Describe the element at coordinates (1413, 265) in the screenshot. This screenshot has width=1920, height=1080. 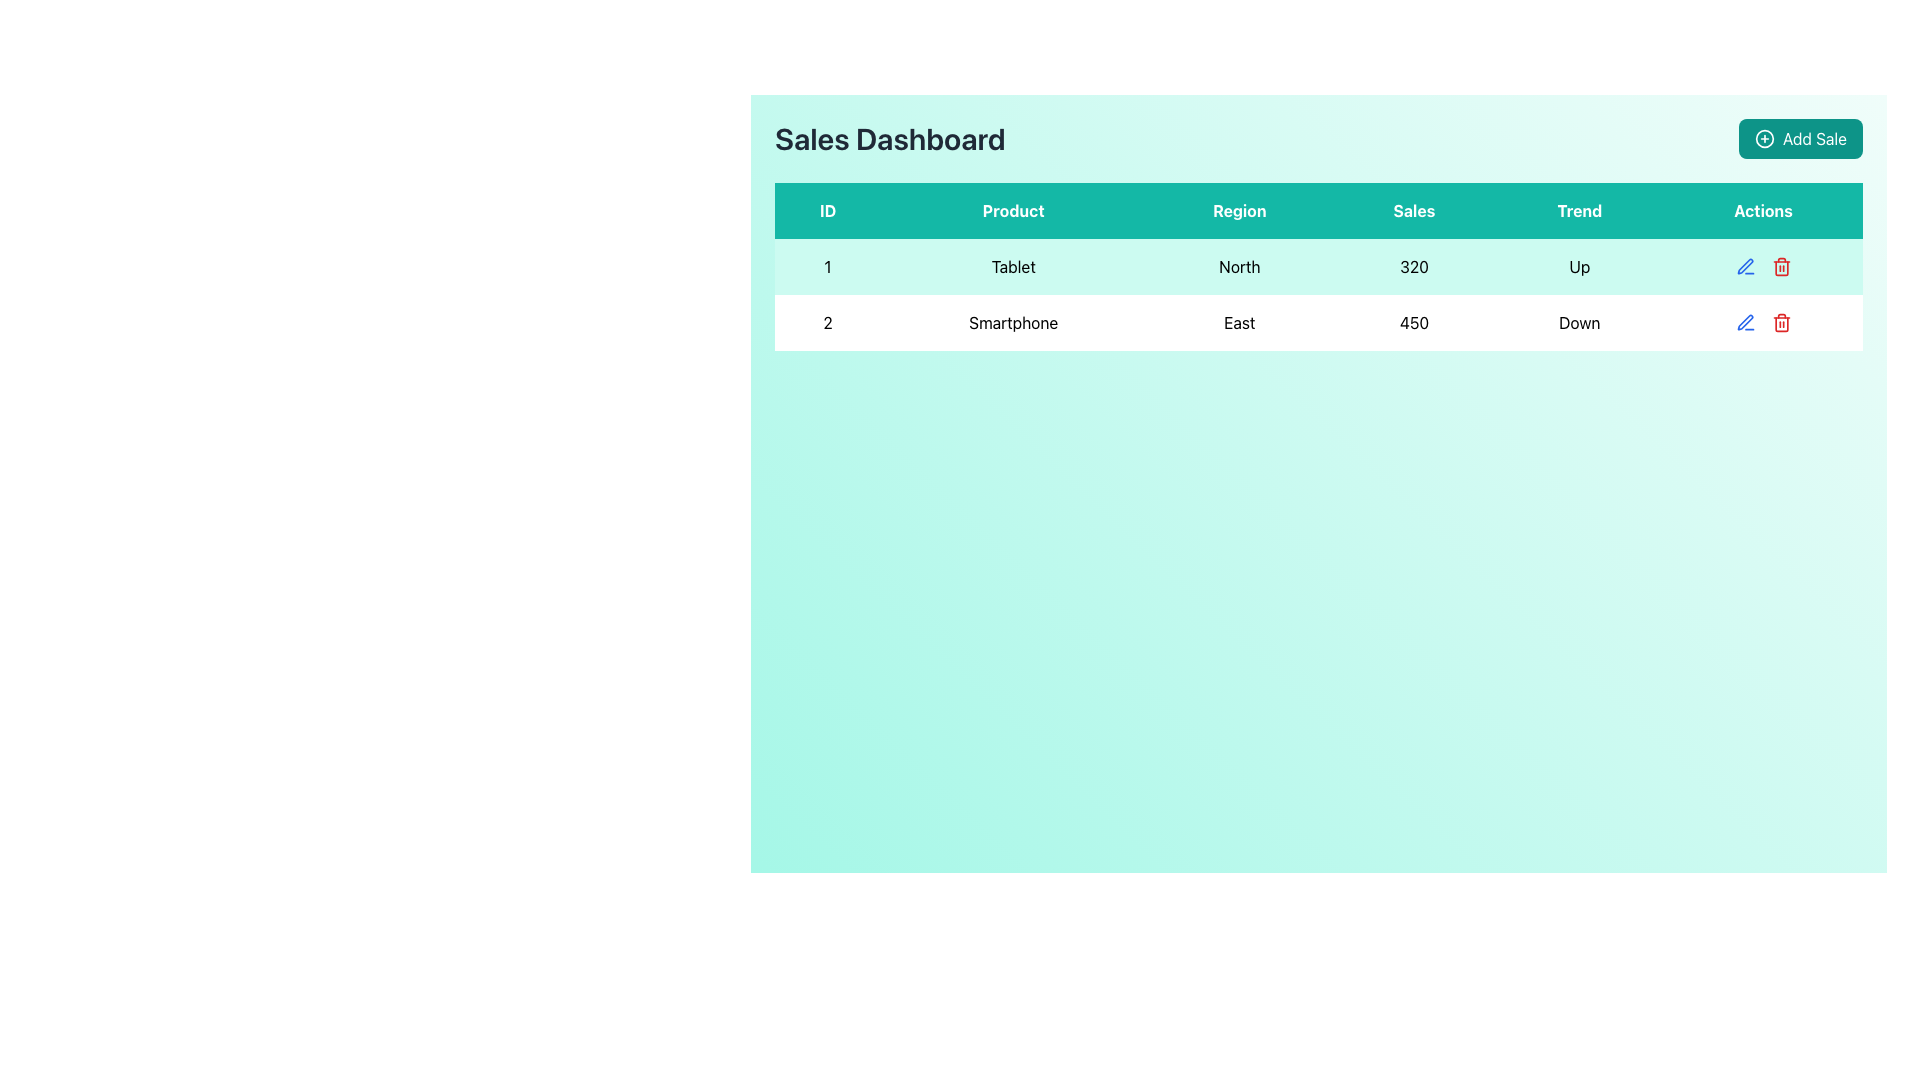
I see `numerical value '320' displayed in the 'Sales' column under the 'Tablet' row of the table` at that location.